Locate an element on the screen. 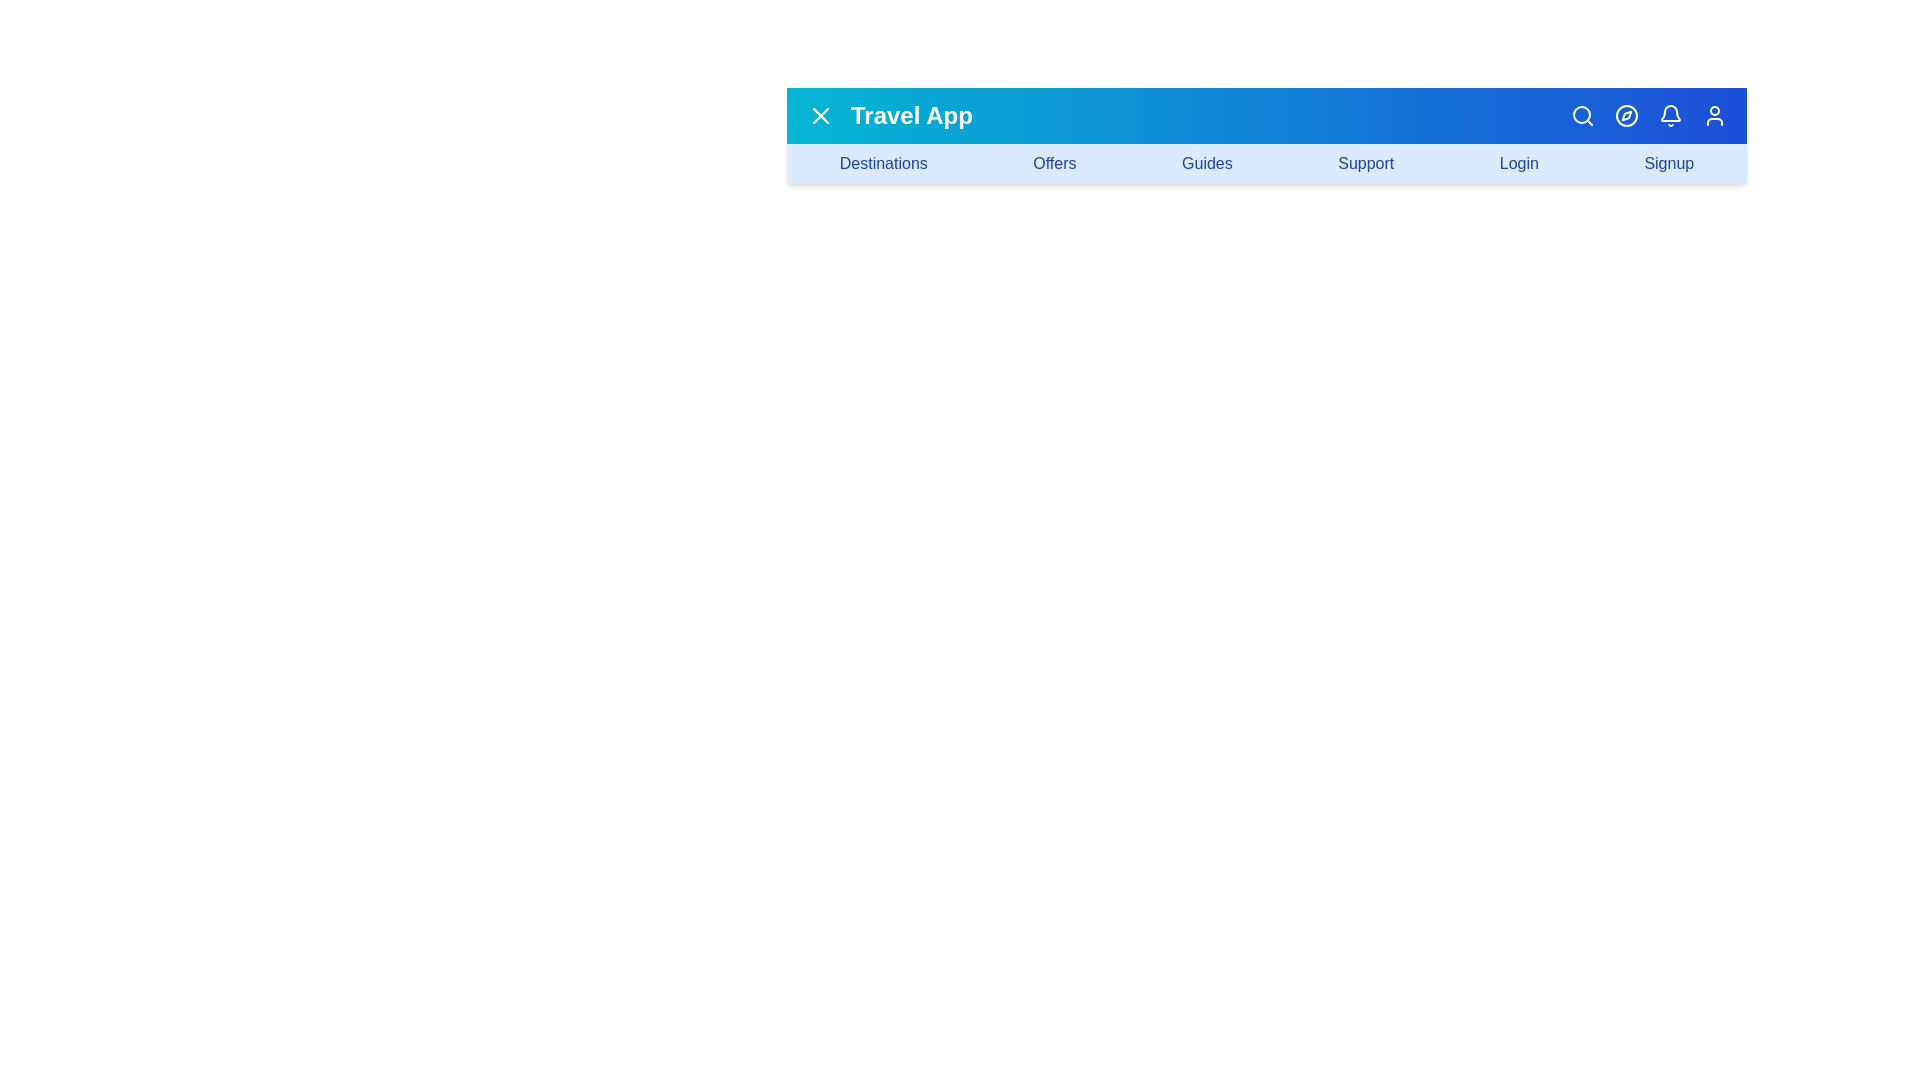  the navigation link labeled 'Login' is located at coordinates (1518, 163).